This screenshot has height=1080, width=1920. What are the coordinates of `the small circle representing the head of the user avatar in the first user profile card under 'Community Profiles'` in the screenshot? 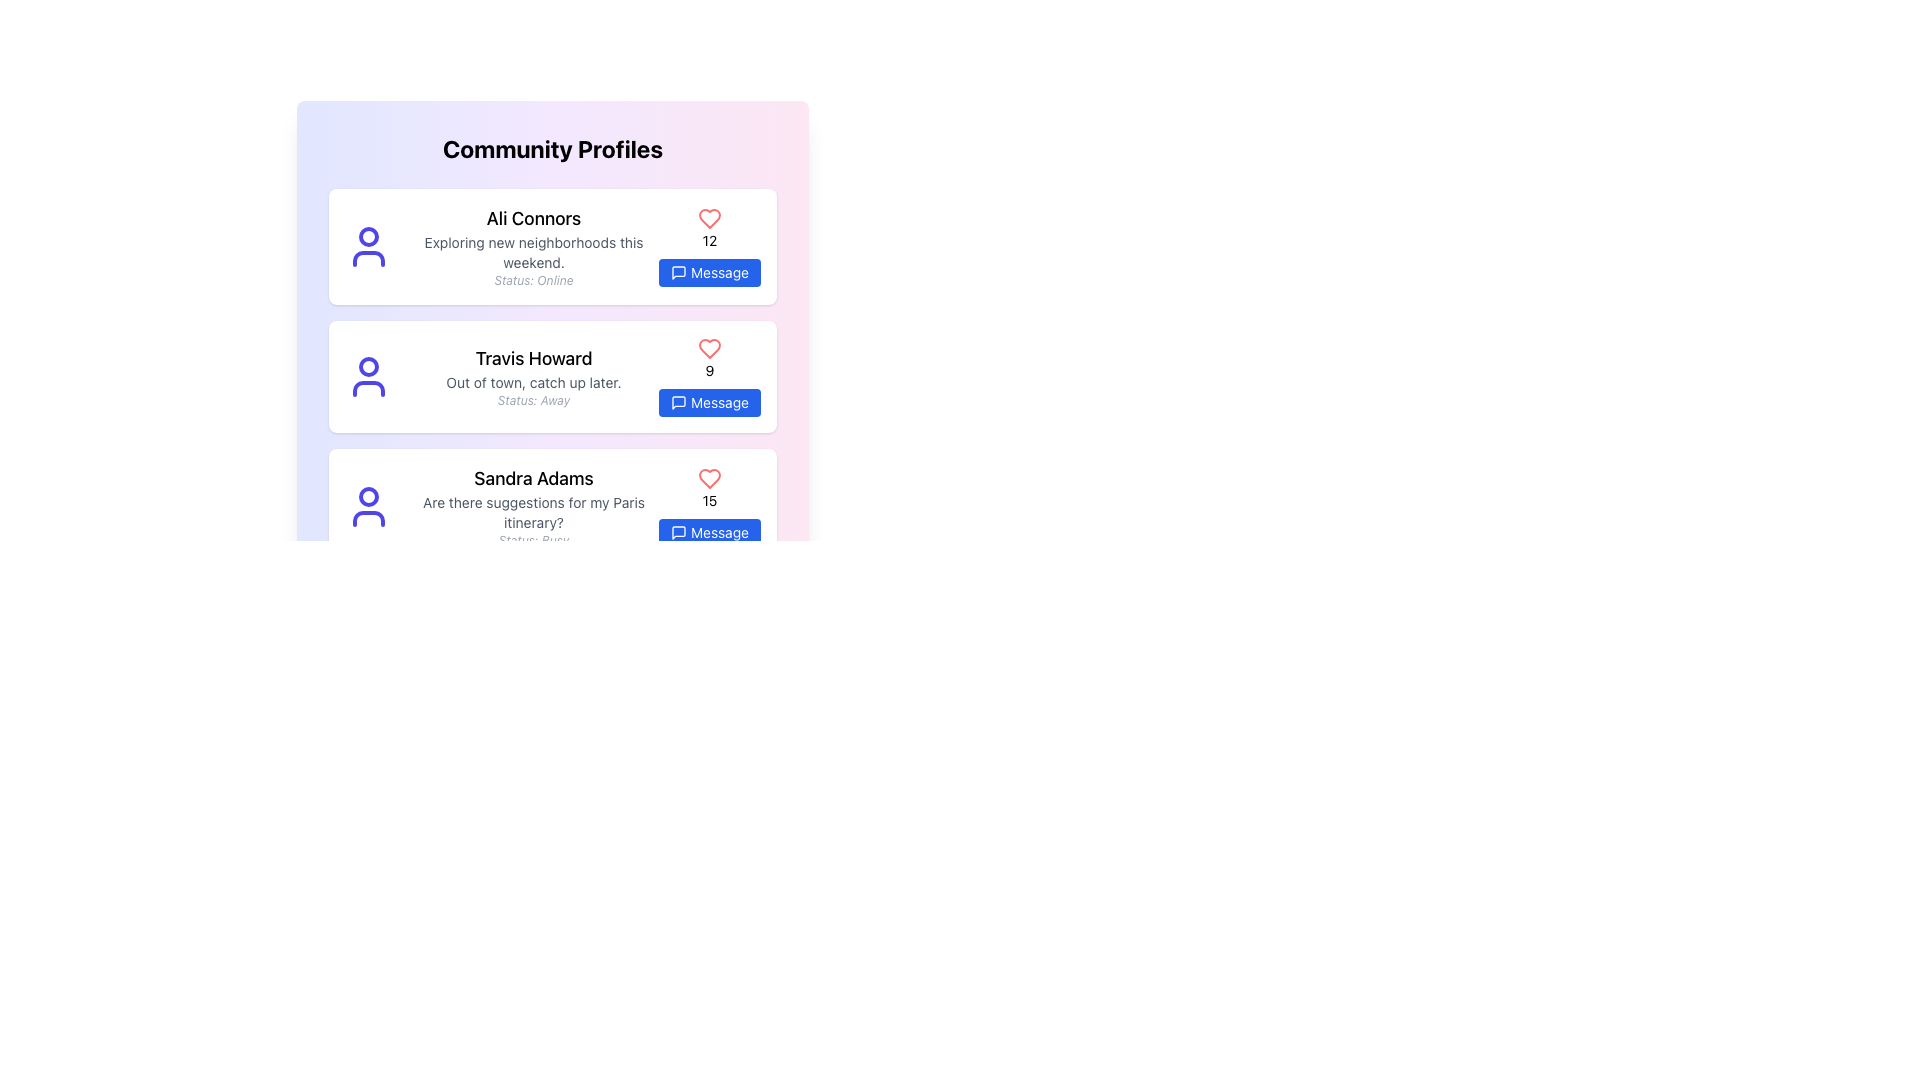 It's located at (369, 235).